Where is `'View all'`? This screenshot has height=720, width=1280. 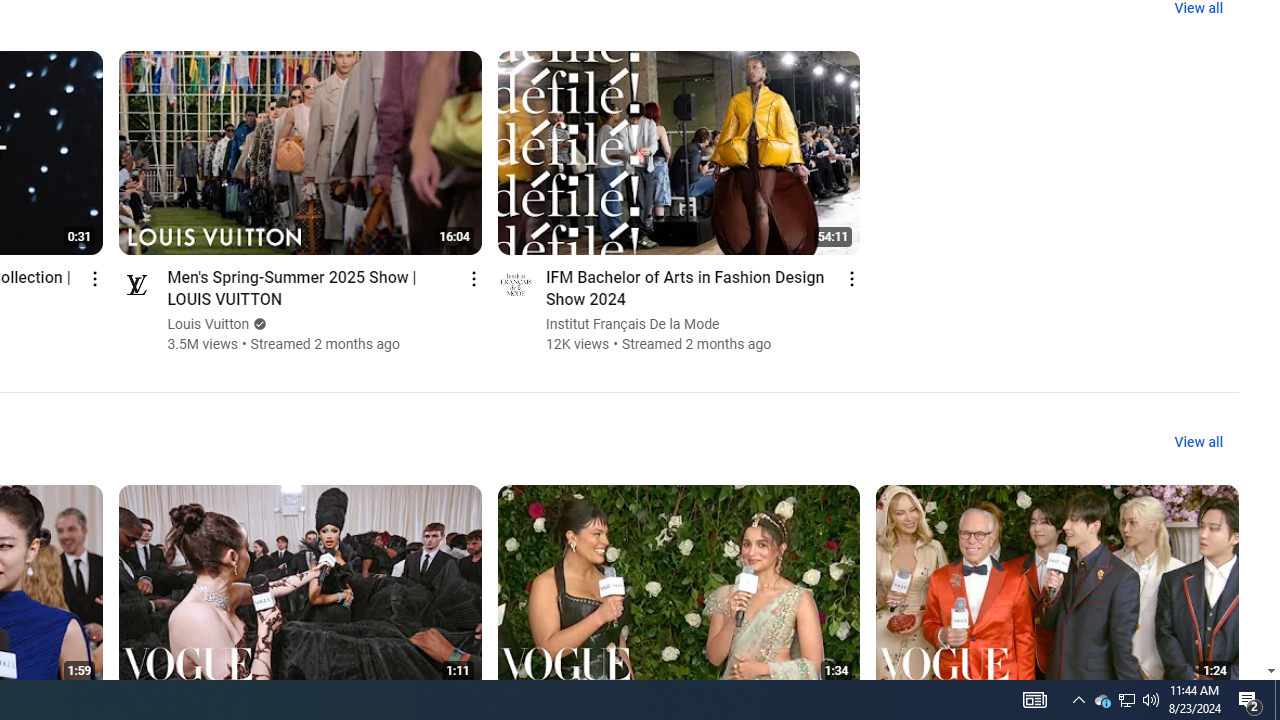 'View all' is located at coordinates (1198, 441).